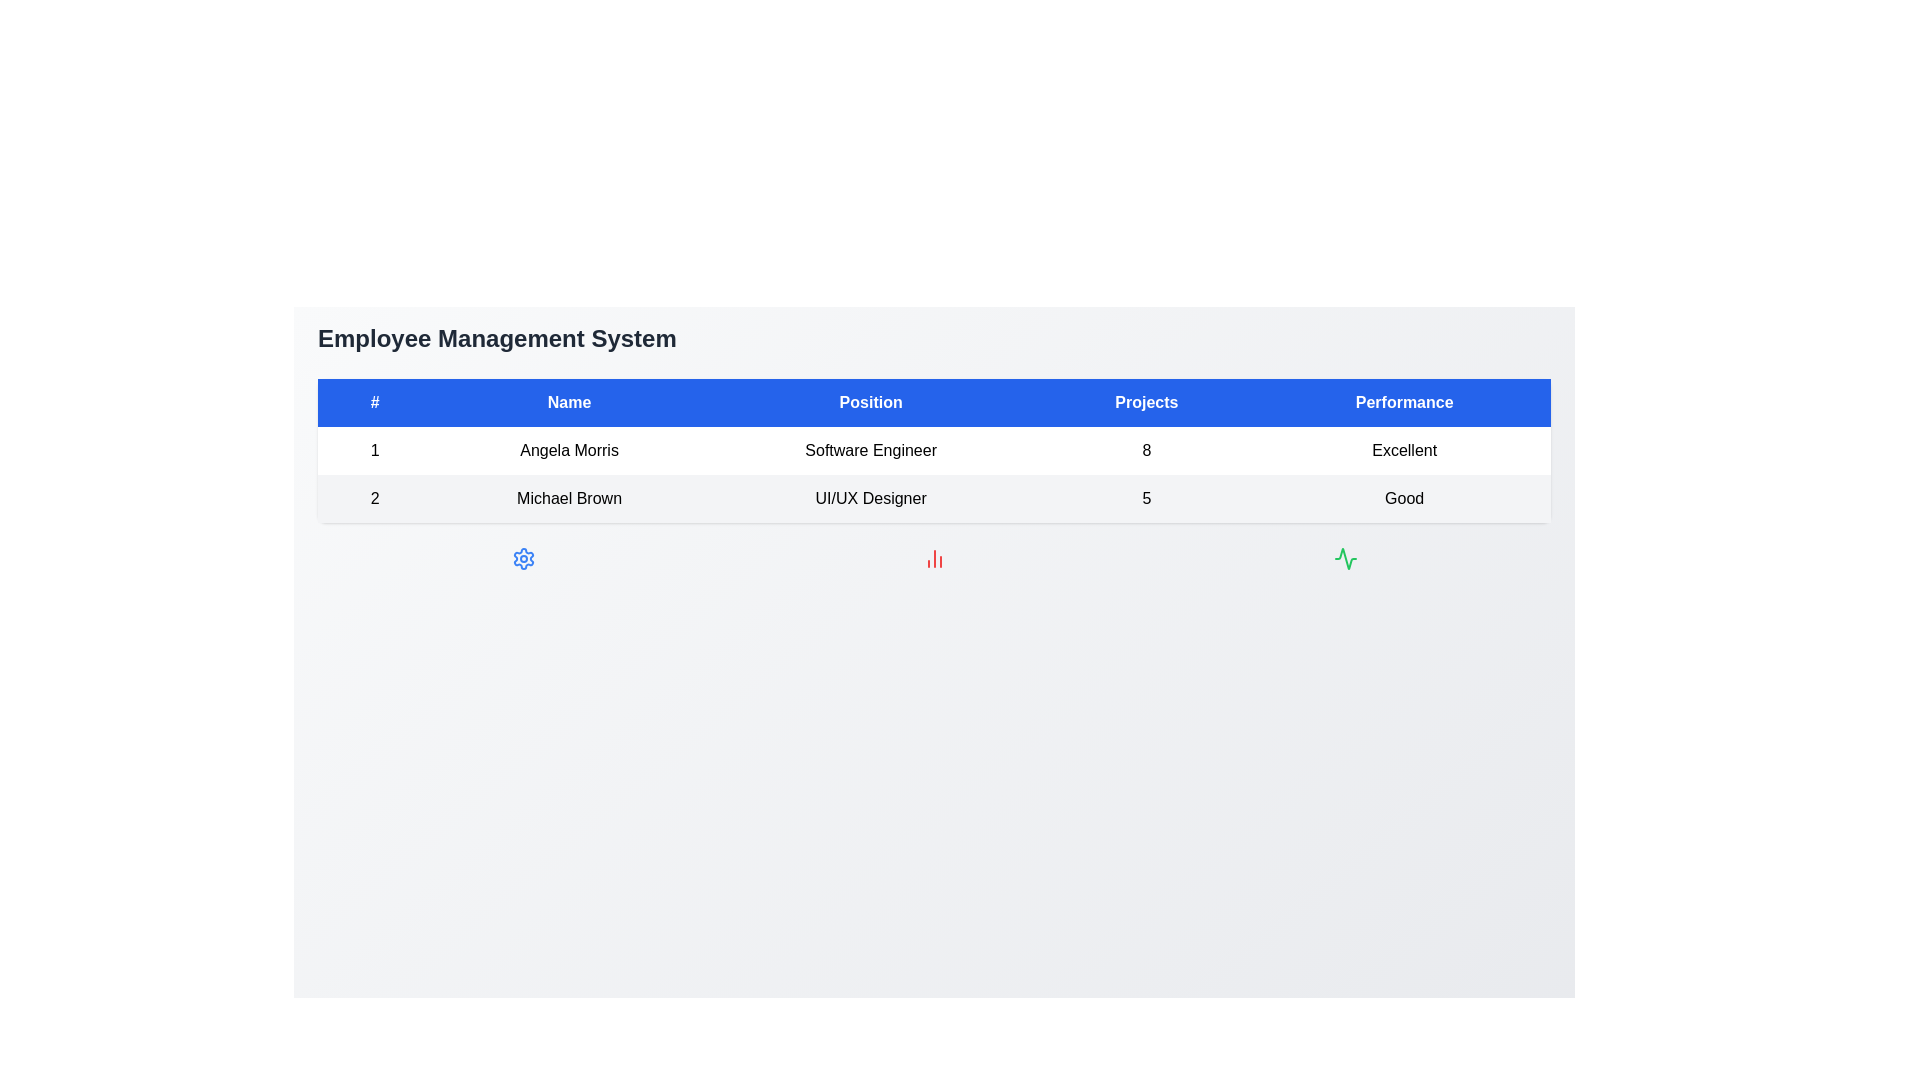 The image size is (1920, 1080). What do you see at coordinates (933, 451) in the screenshot?
I see `the first row of the data table that displays employee details, including name, job title, number of projects, and performance rating` at bounding box center [933, 451].